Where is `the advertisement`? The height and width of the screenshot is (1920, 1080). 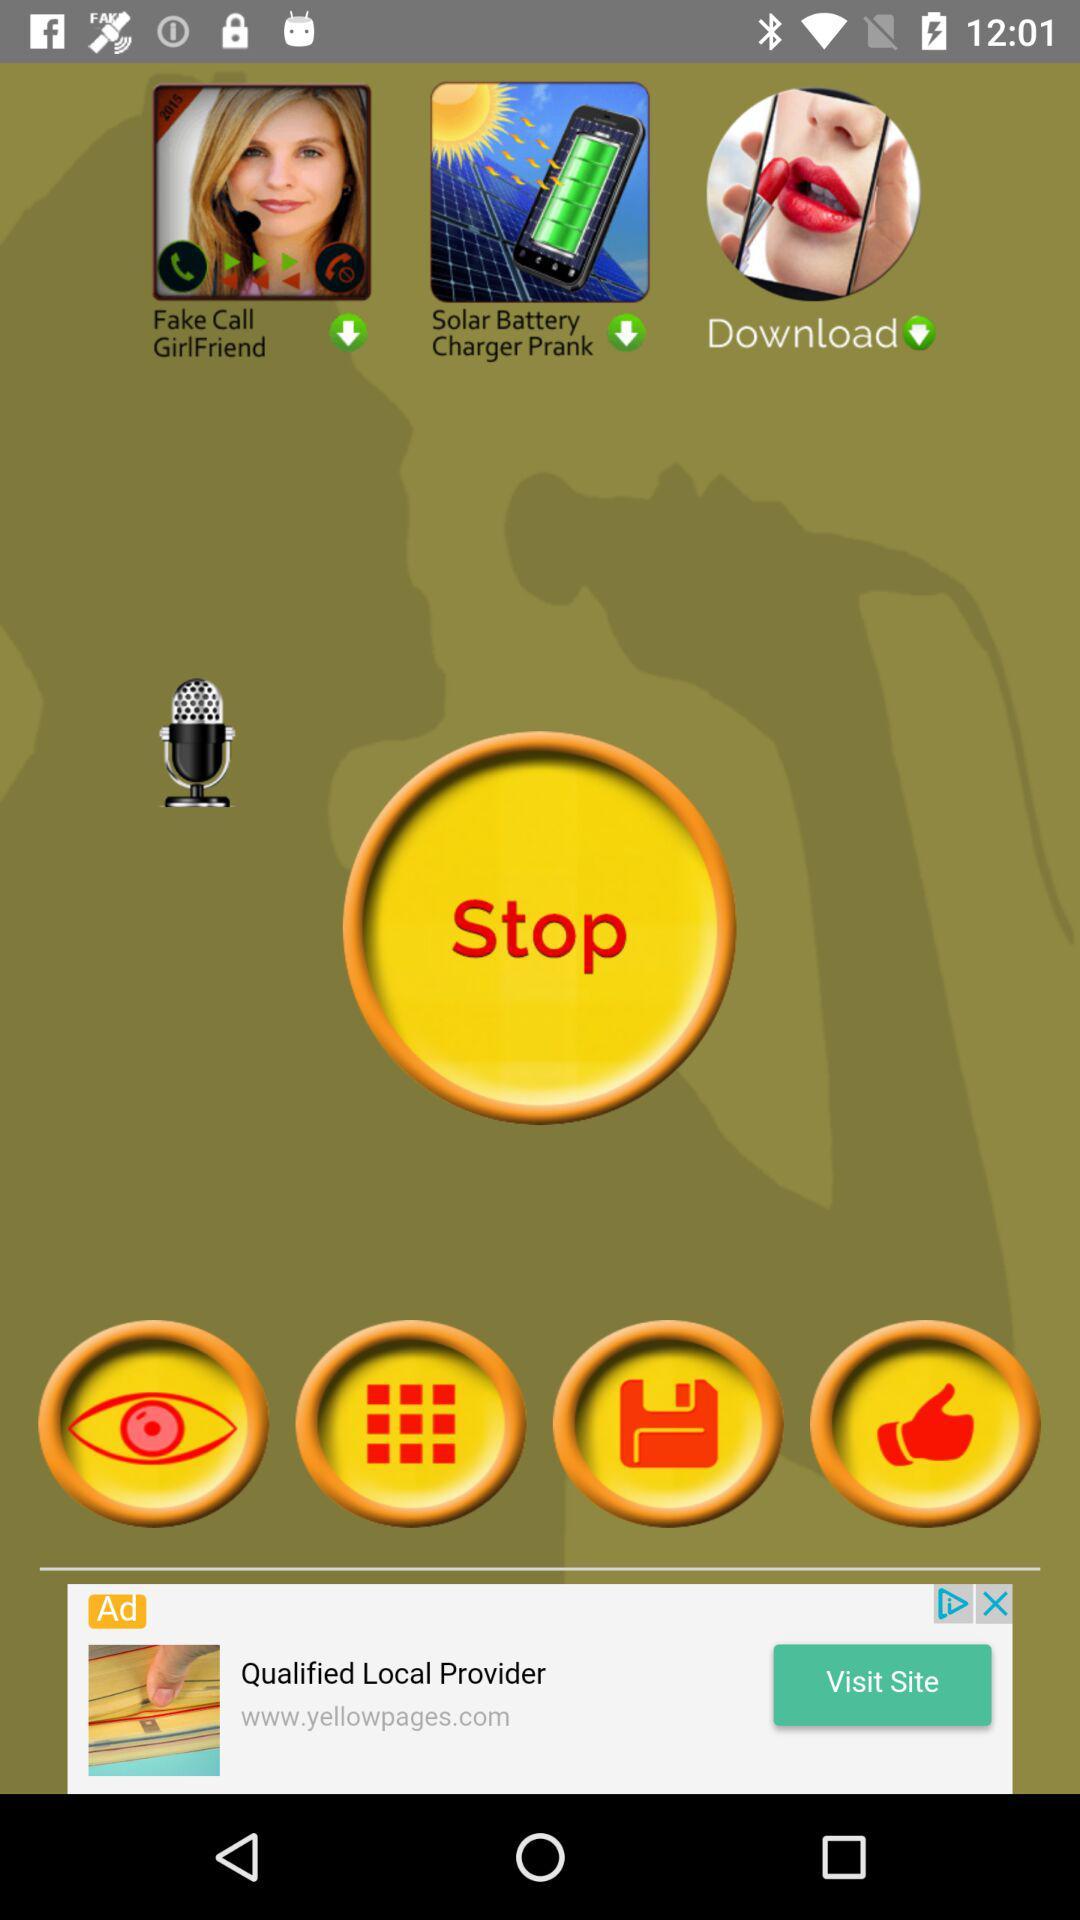 the advertisement is located at coordinates (540, 1688).